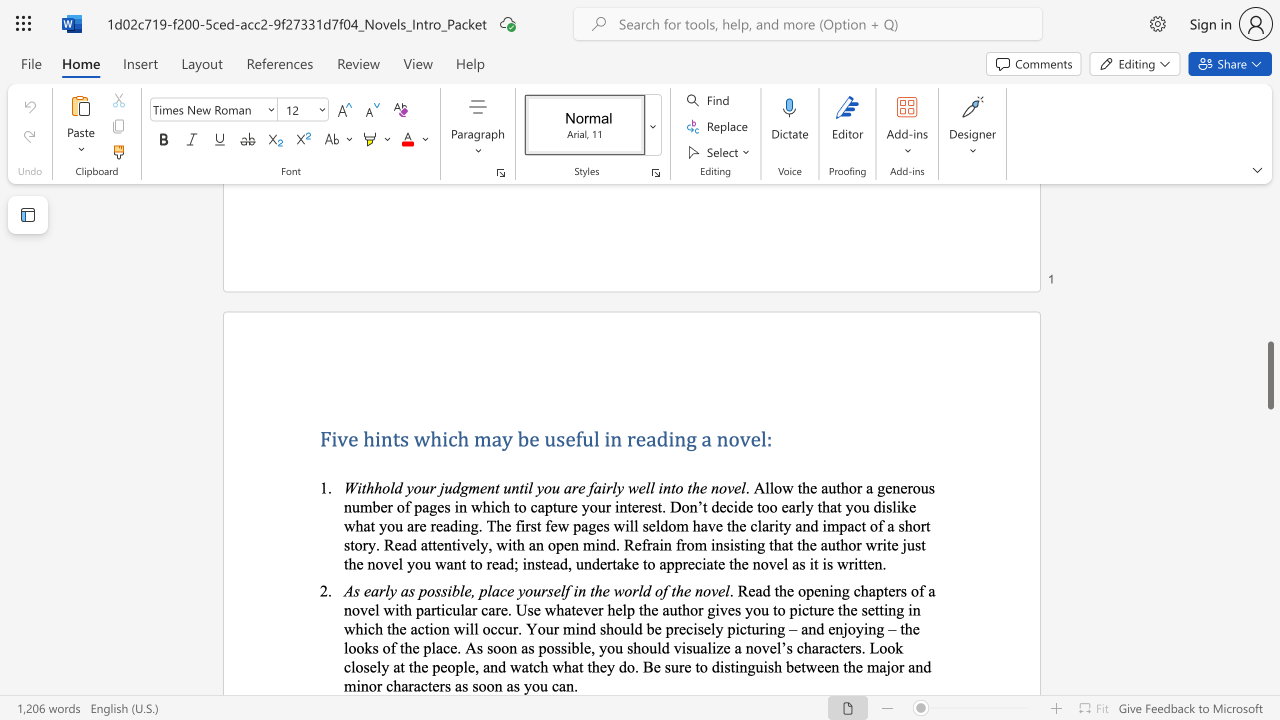  Describe the element at coordinates (887, 589) in the screenshot. I see `the subset text "ers of a novel with particular care. Use whatever help the author gives you to picture the setting in which the action will occur. Your mind should be precisely picturing – and enjoying – the looks of the place. As soon as possible, you should visualize a novel’s characters" within the text ". Read the opening chapters of a novel with particular care. Use whatever help the author gives you to picture the setting in which the action will occur. Your mind should be precisely picturing – and enjoying – the looks of the place. As soon as possible, you should visualize a novel’s characters. Look closely at the people, and watch what they do. Be sure to distinguish between the major and minor characters as soon as you can."` at that location.